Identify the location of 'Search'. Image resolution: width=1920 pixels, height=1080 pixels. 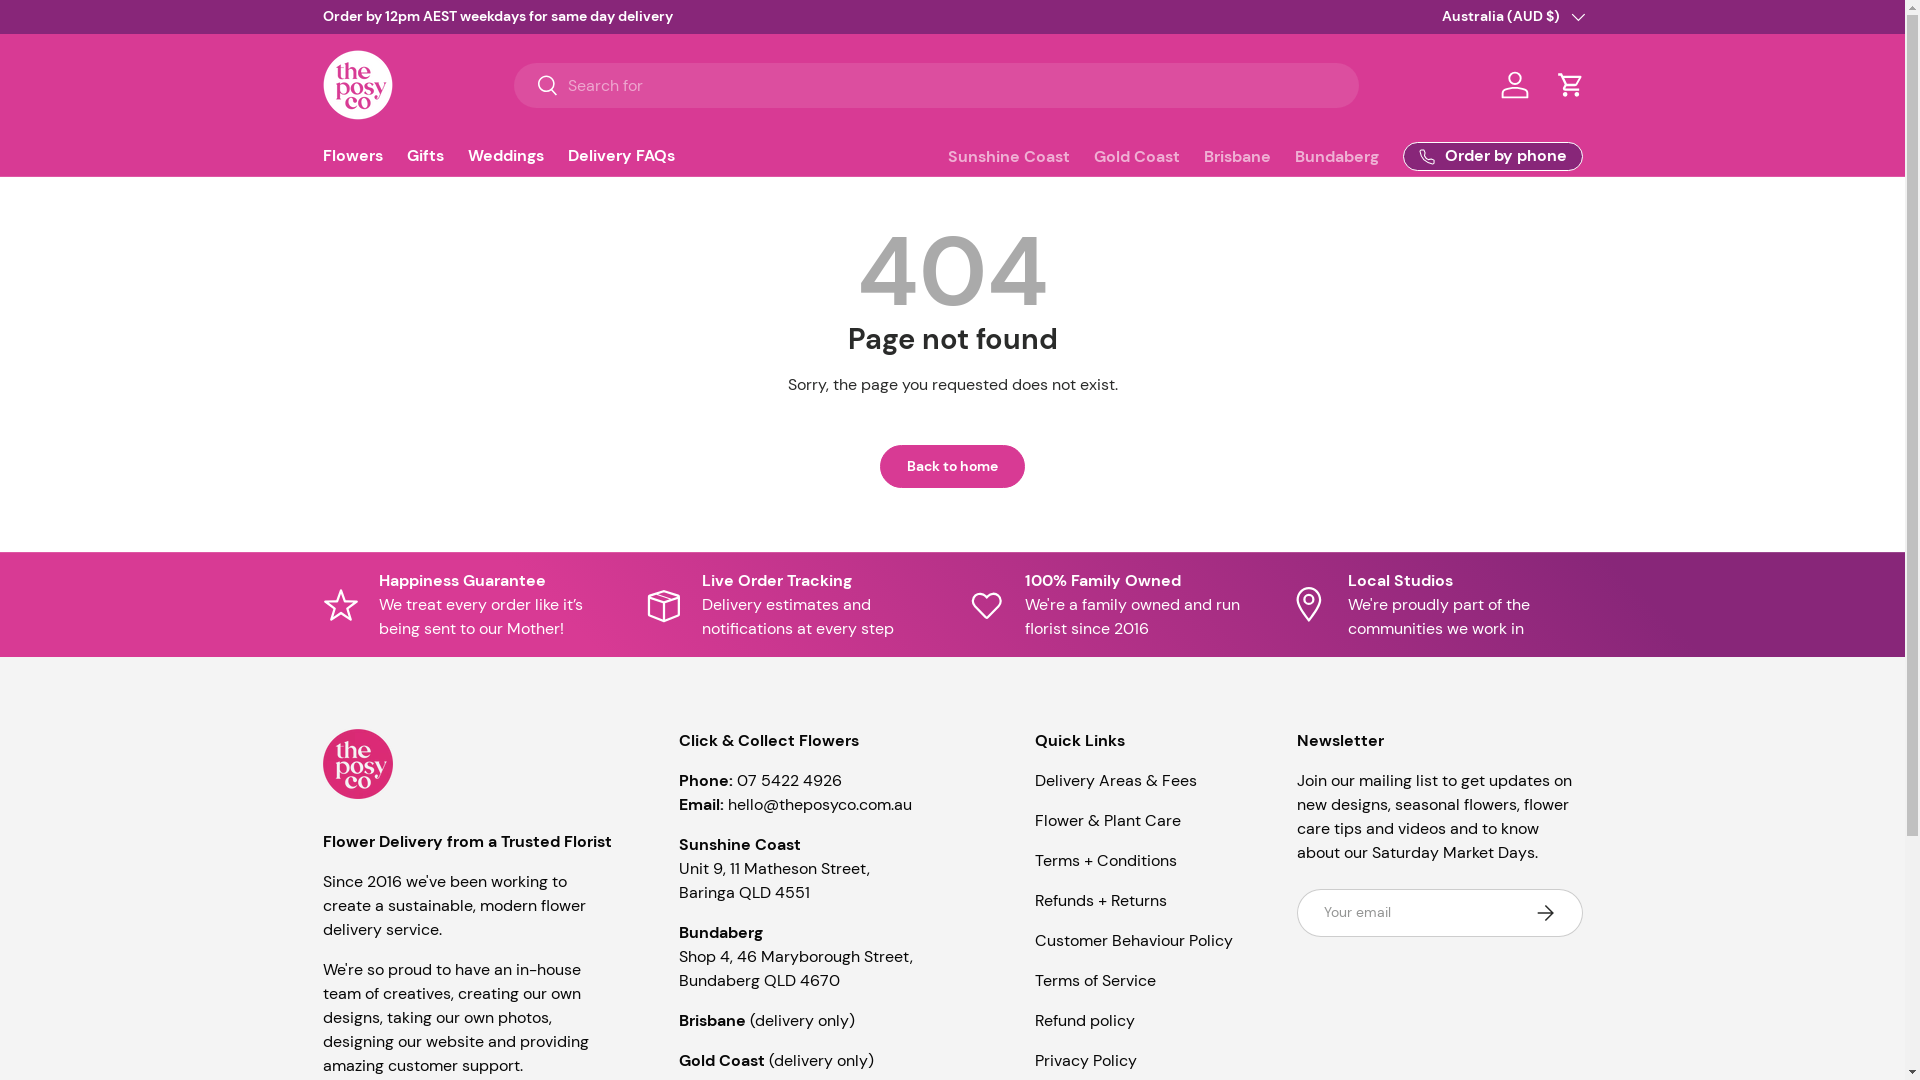
(536, 85).